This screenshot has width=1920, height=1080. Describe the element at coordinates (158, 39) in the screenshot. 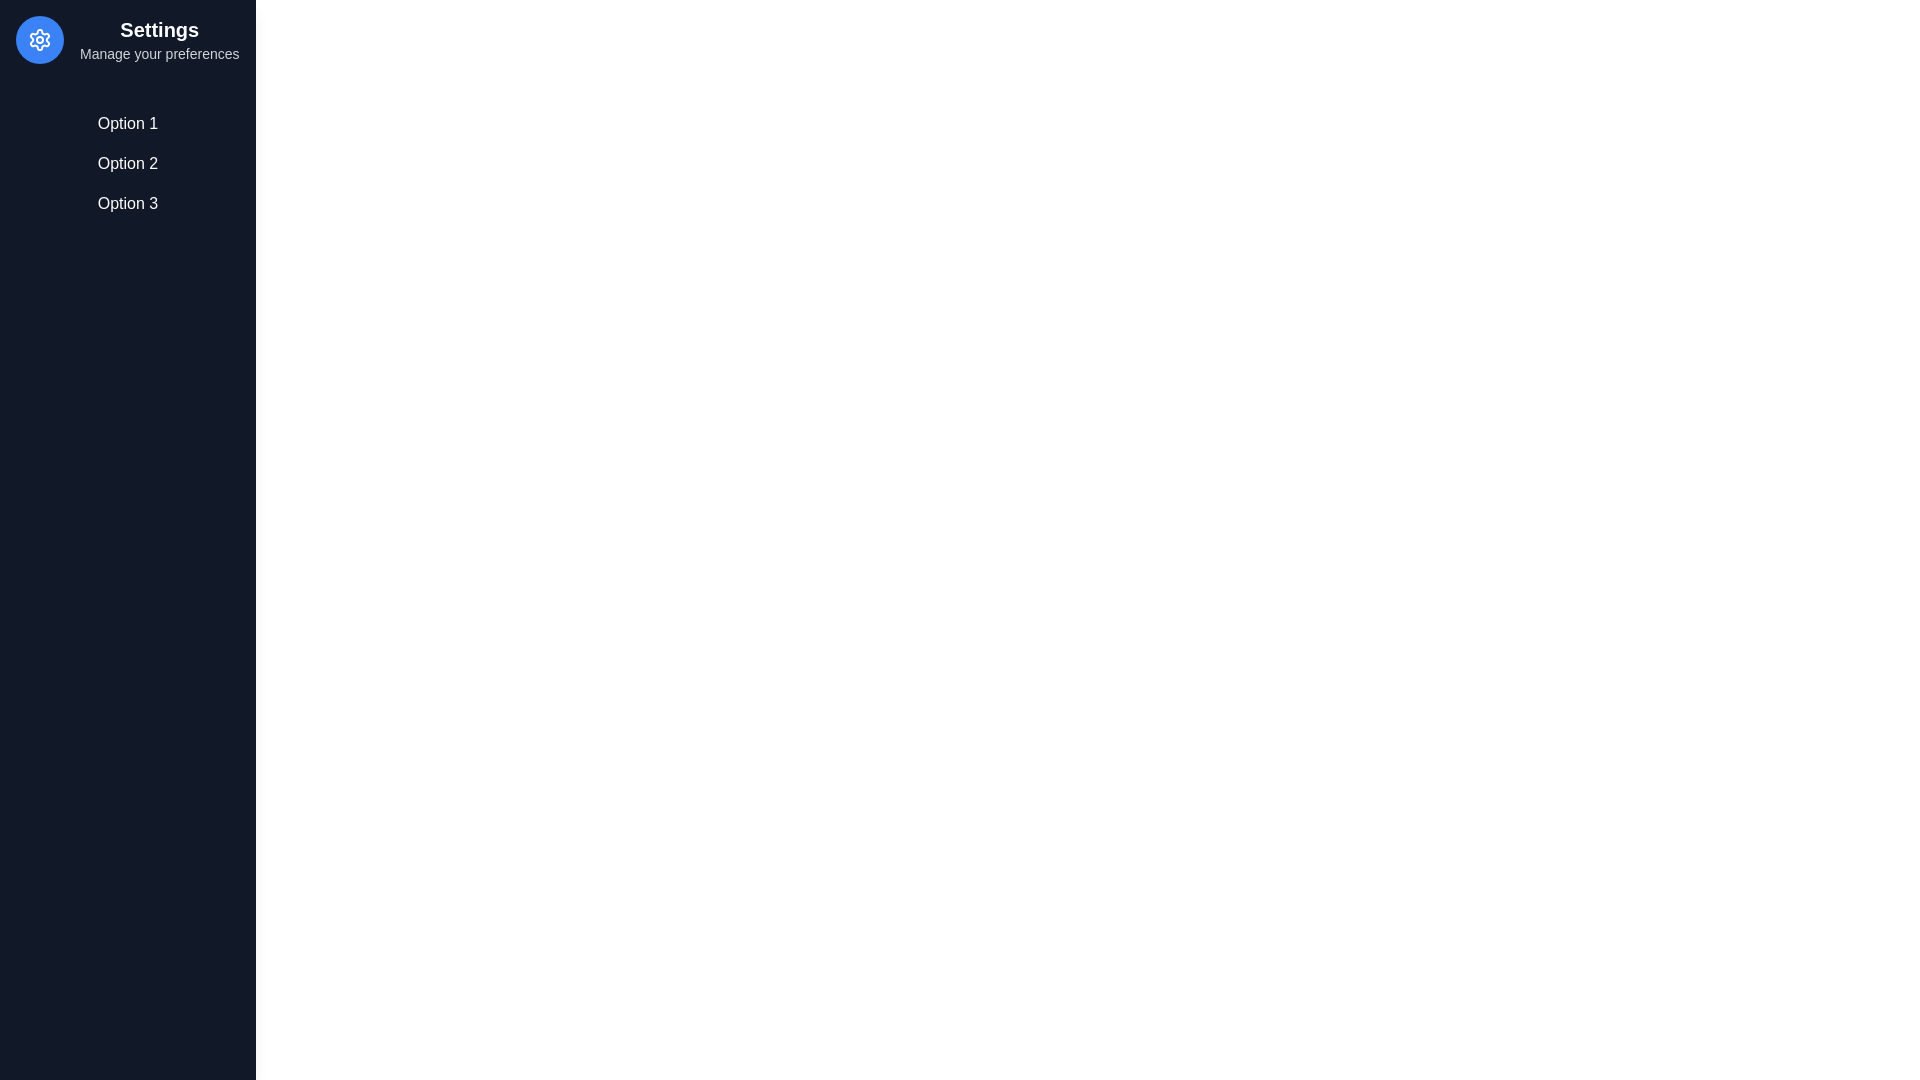

I see `'Settings' header text located in the upper part of a dark sidebar, which is the first text element next to a gear icon` at that location.